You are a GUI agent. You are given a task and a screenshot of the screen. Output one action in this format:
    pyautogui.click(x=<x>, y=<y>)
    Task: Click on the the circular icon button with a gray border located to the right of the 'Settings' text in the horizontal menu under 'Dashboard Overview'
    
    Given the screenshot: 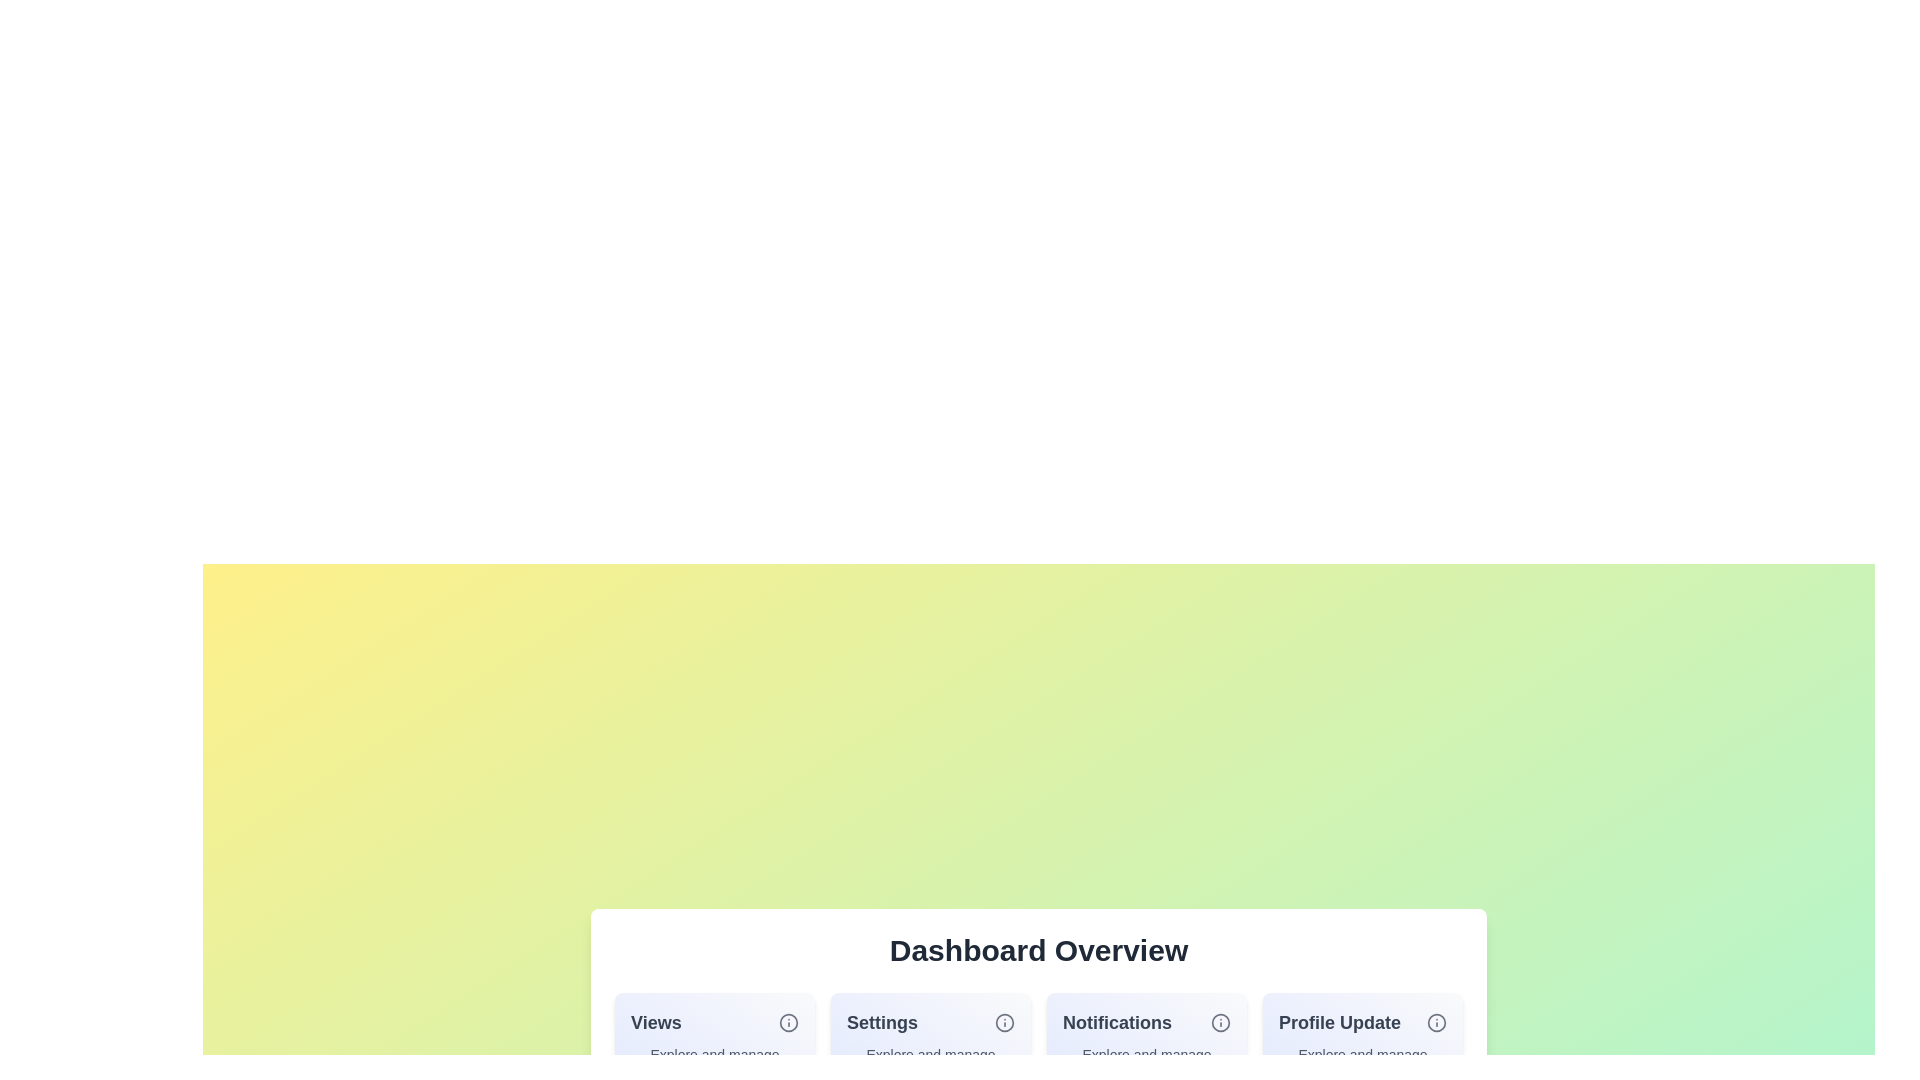 What is the action you would take?
    pyautogui.click(x=1004, y=1022)
    